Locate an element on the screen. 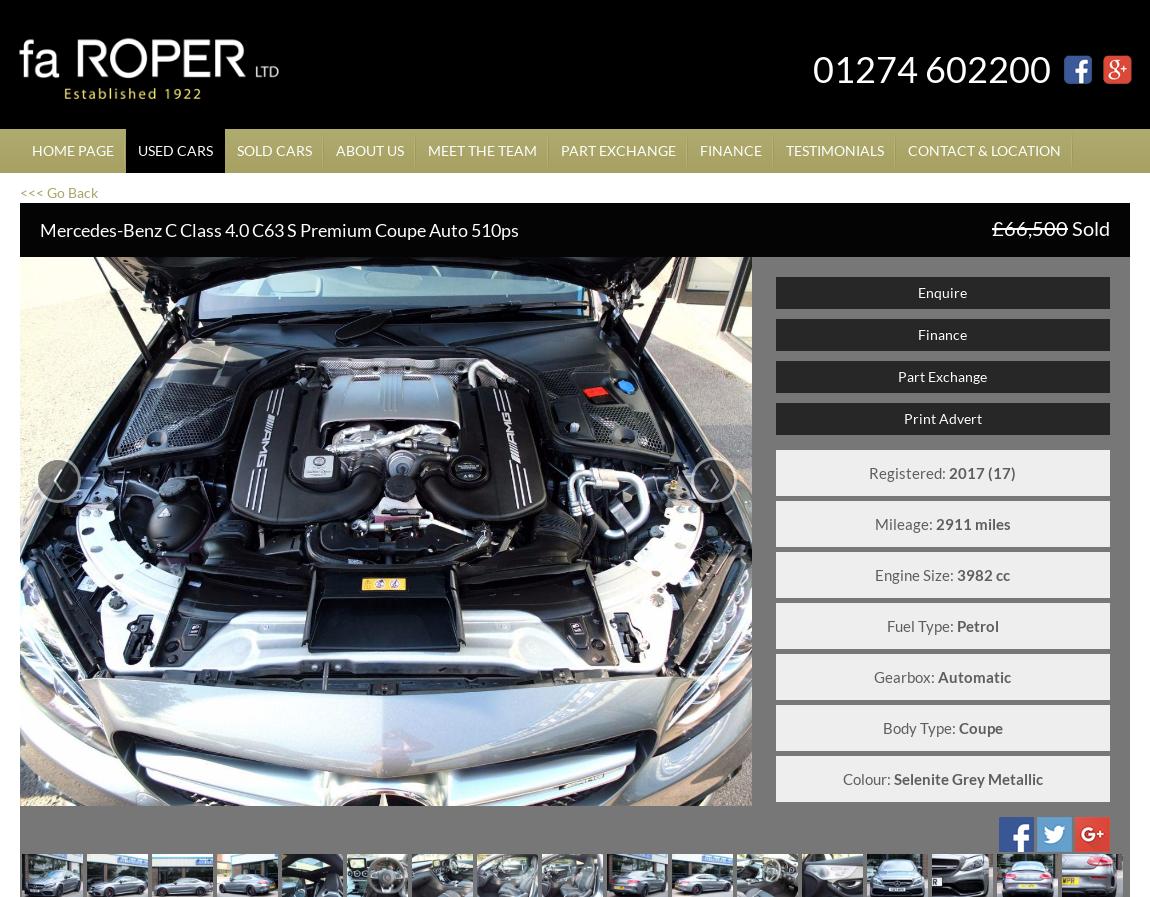  'Testimonials' is located at coordinates (834, 149).